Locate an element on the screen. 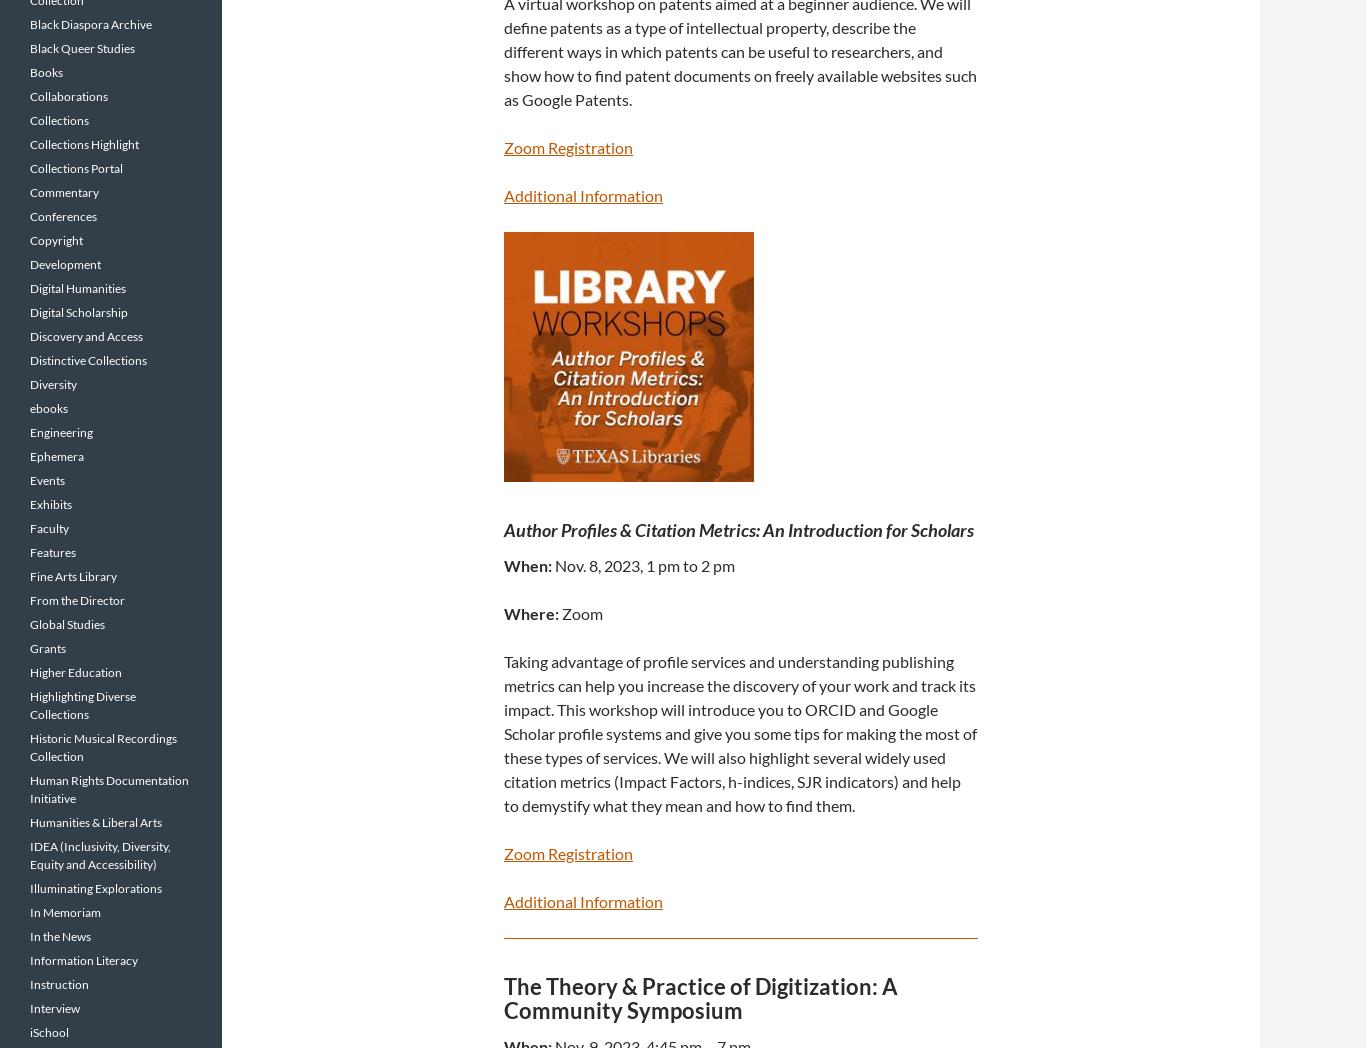 Image resolution: width=1366 pixels, height=1048 pixels. 'Higher Education' is located at coordinates (75, 672).